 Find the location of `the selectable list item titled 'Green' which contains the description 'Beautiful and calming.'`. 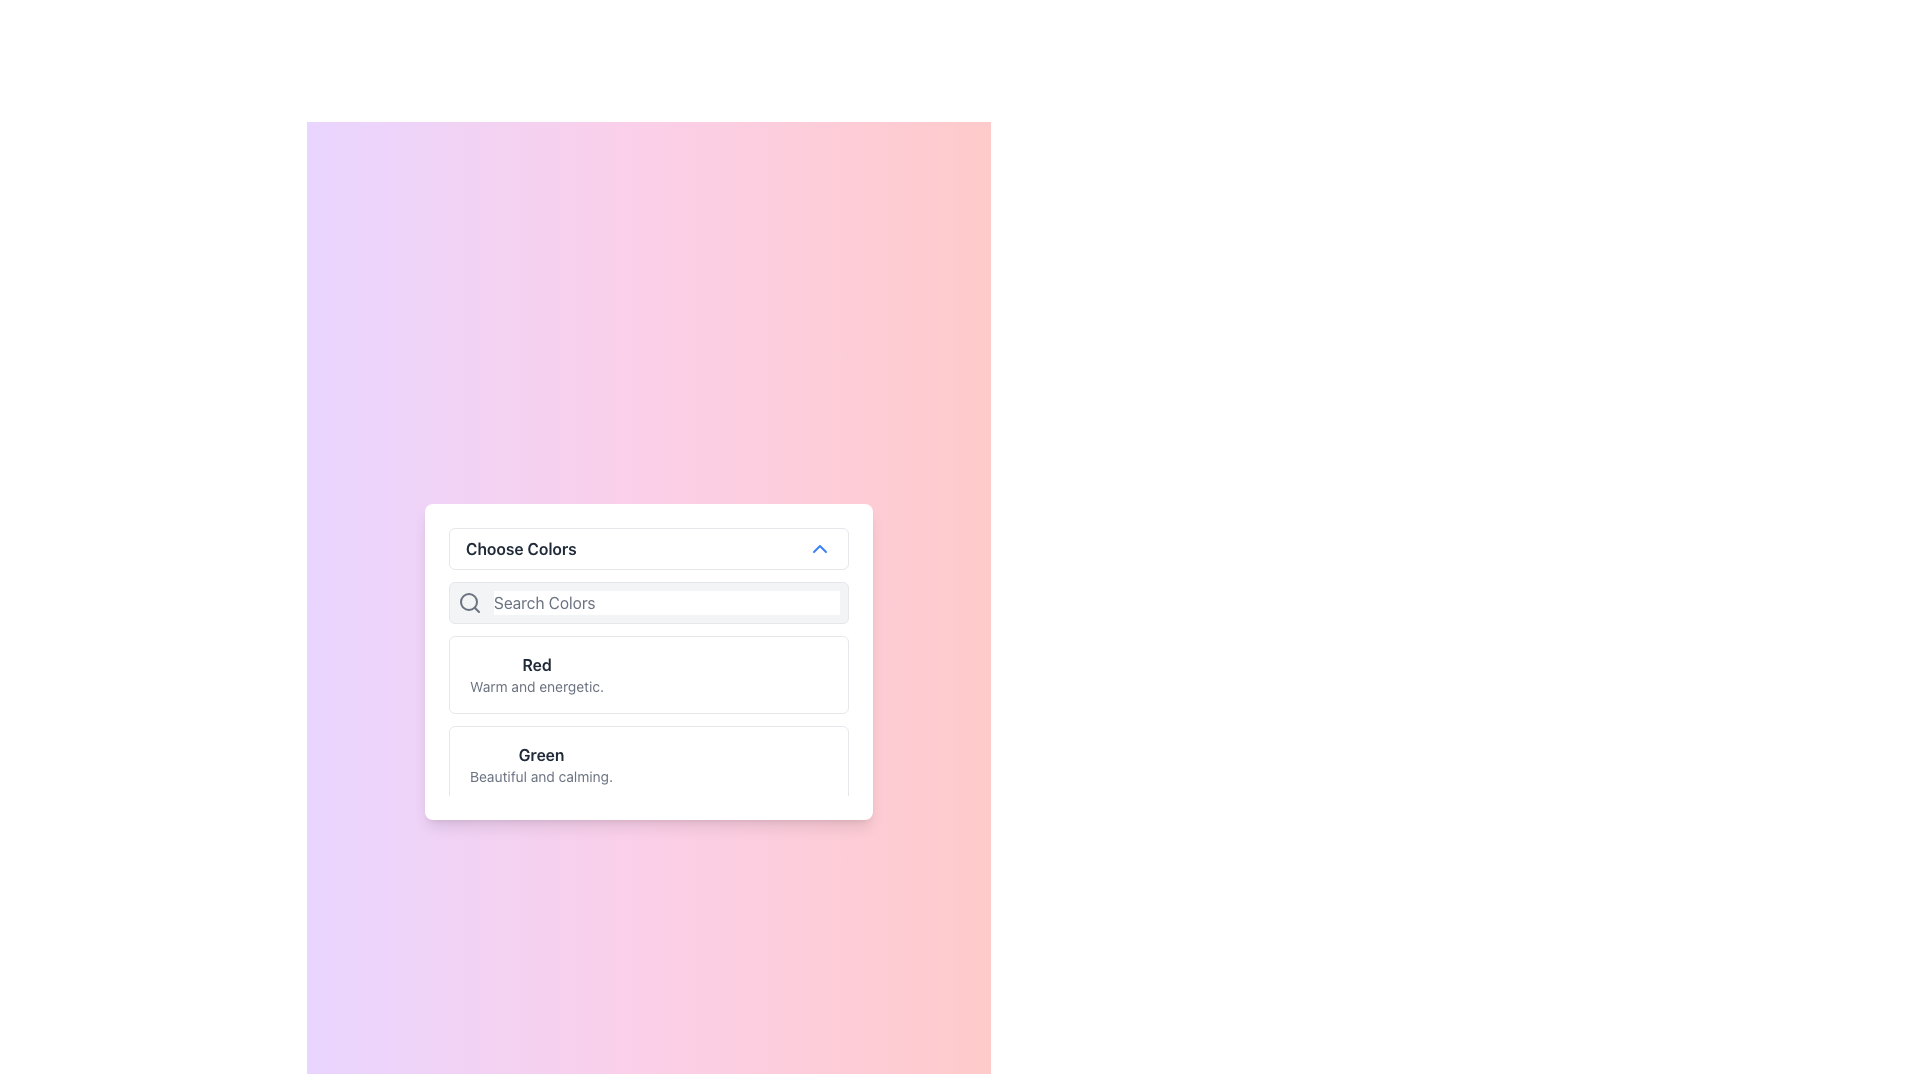

the selectable list item titled 'Green' which contains the description 'Beautiful and calming.' is located at coordinates (648, 764).